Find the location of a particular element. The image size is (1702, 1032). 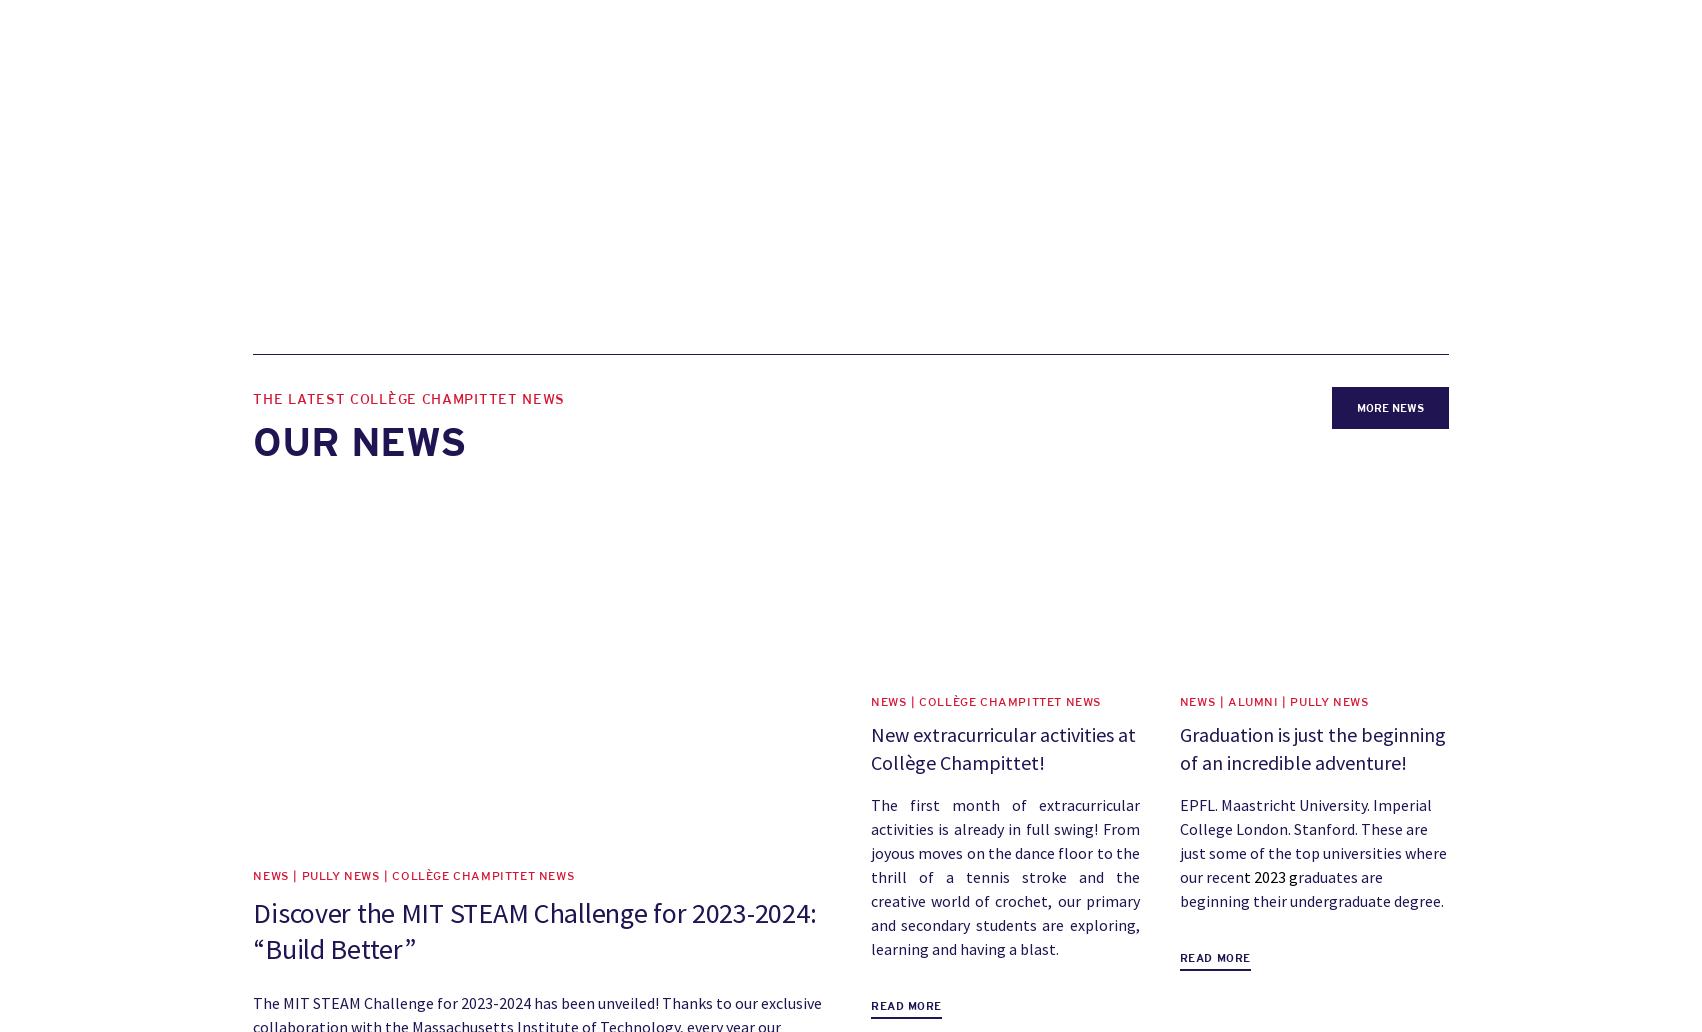

'THE LATEST COLLÈGE CHAMPITTET NEWS' is located at coordinates (251, 399).